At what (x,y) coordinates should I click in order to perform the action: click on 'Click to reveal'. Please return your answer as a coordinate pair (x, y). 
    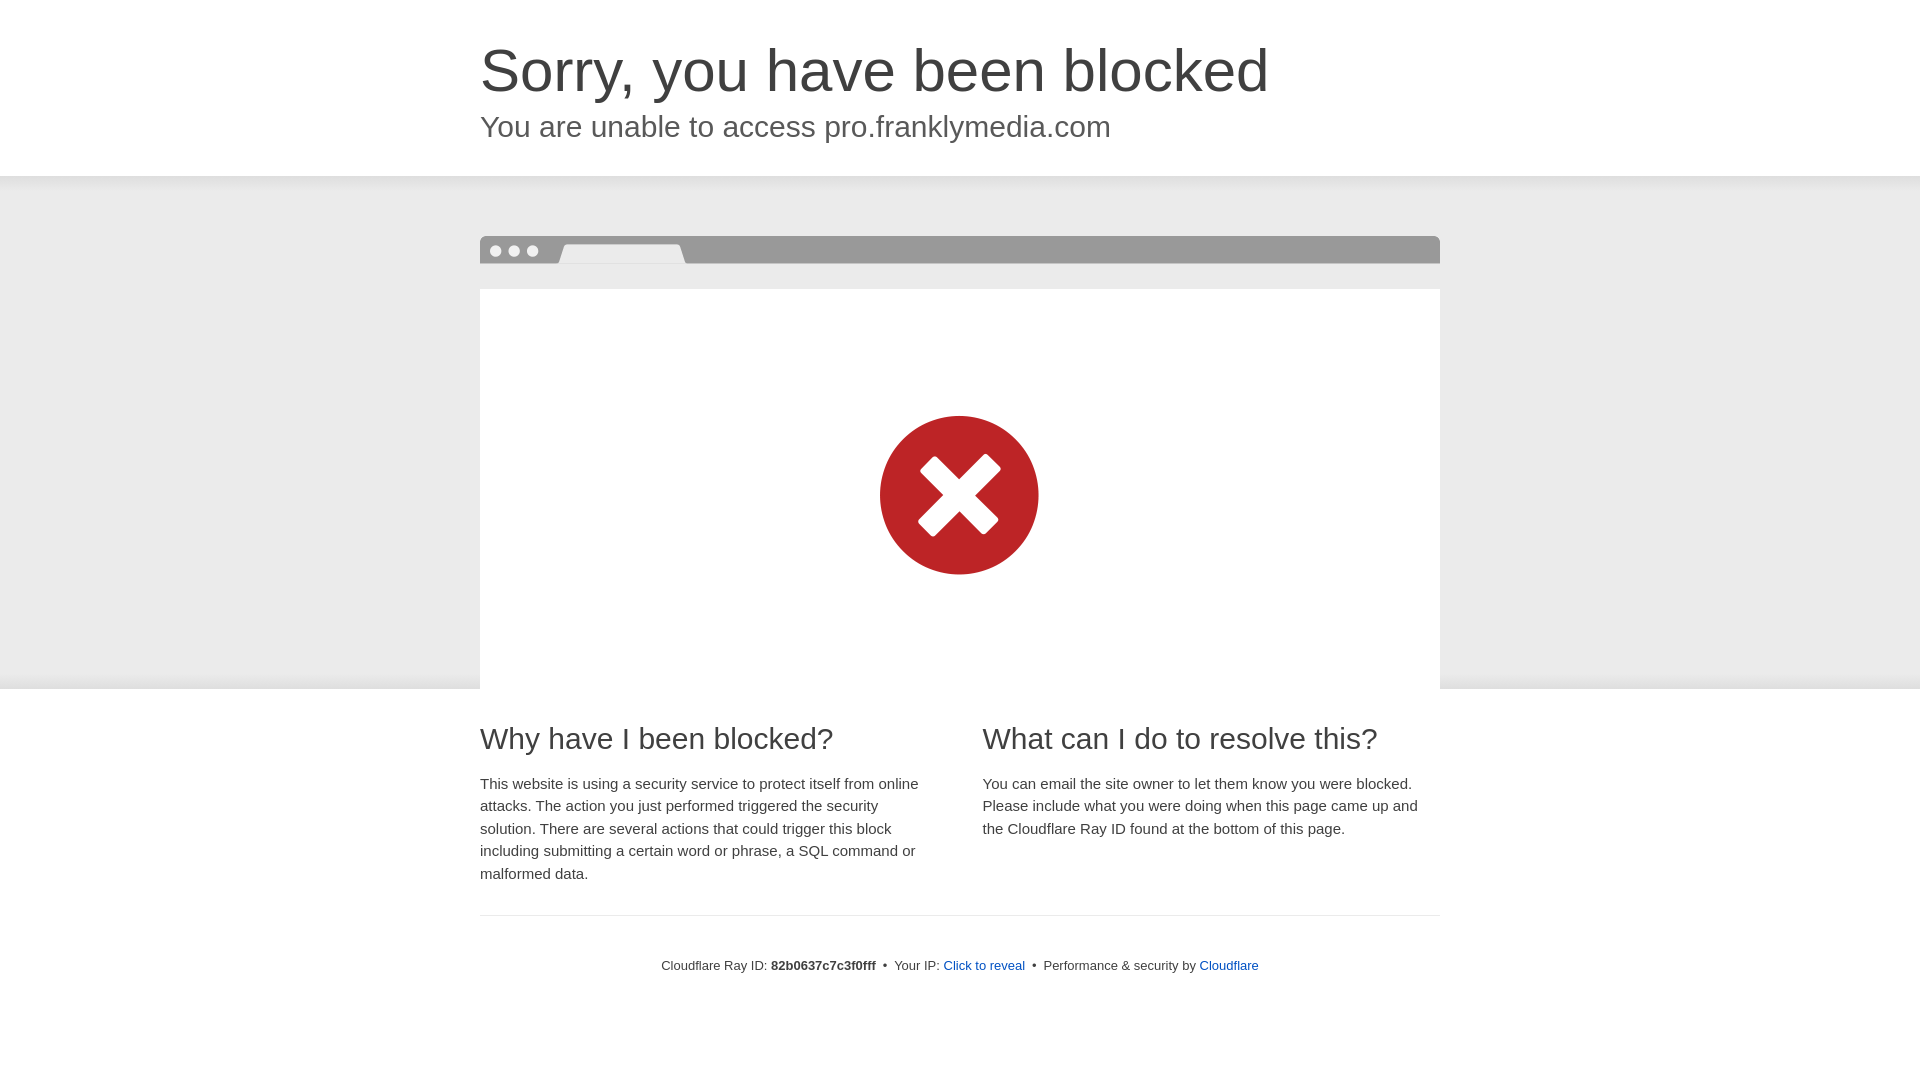
    Looking at the image, I should click on (984, 964).